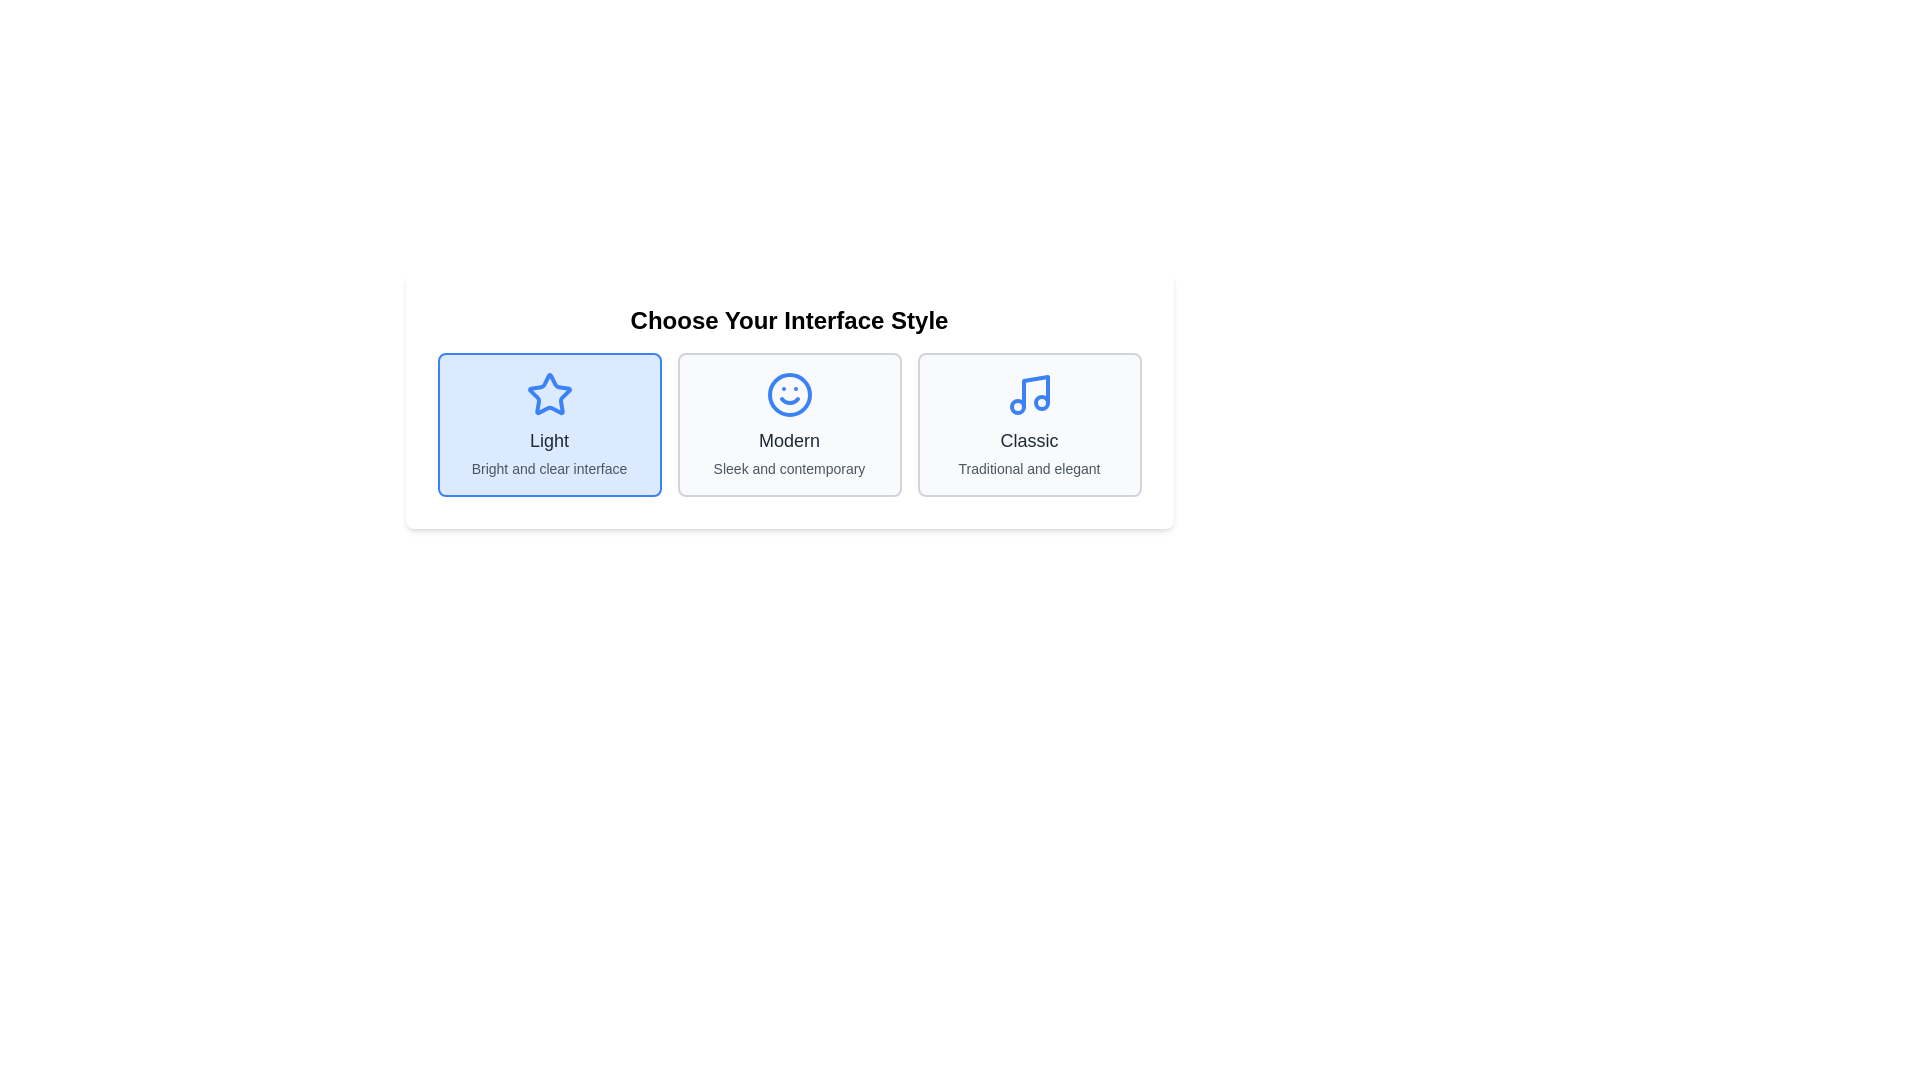  Describe the element at coordinates (1029, 469) in the screenshot. I see `descriptive subtitle text element located at the bottom of the 'Classic' card, which provides context about its attributes as 'Traditional and elegant'` at that location.